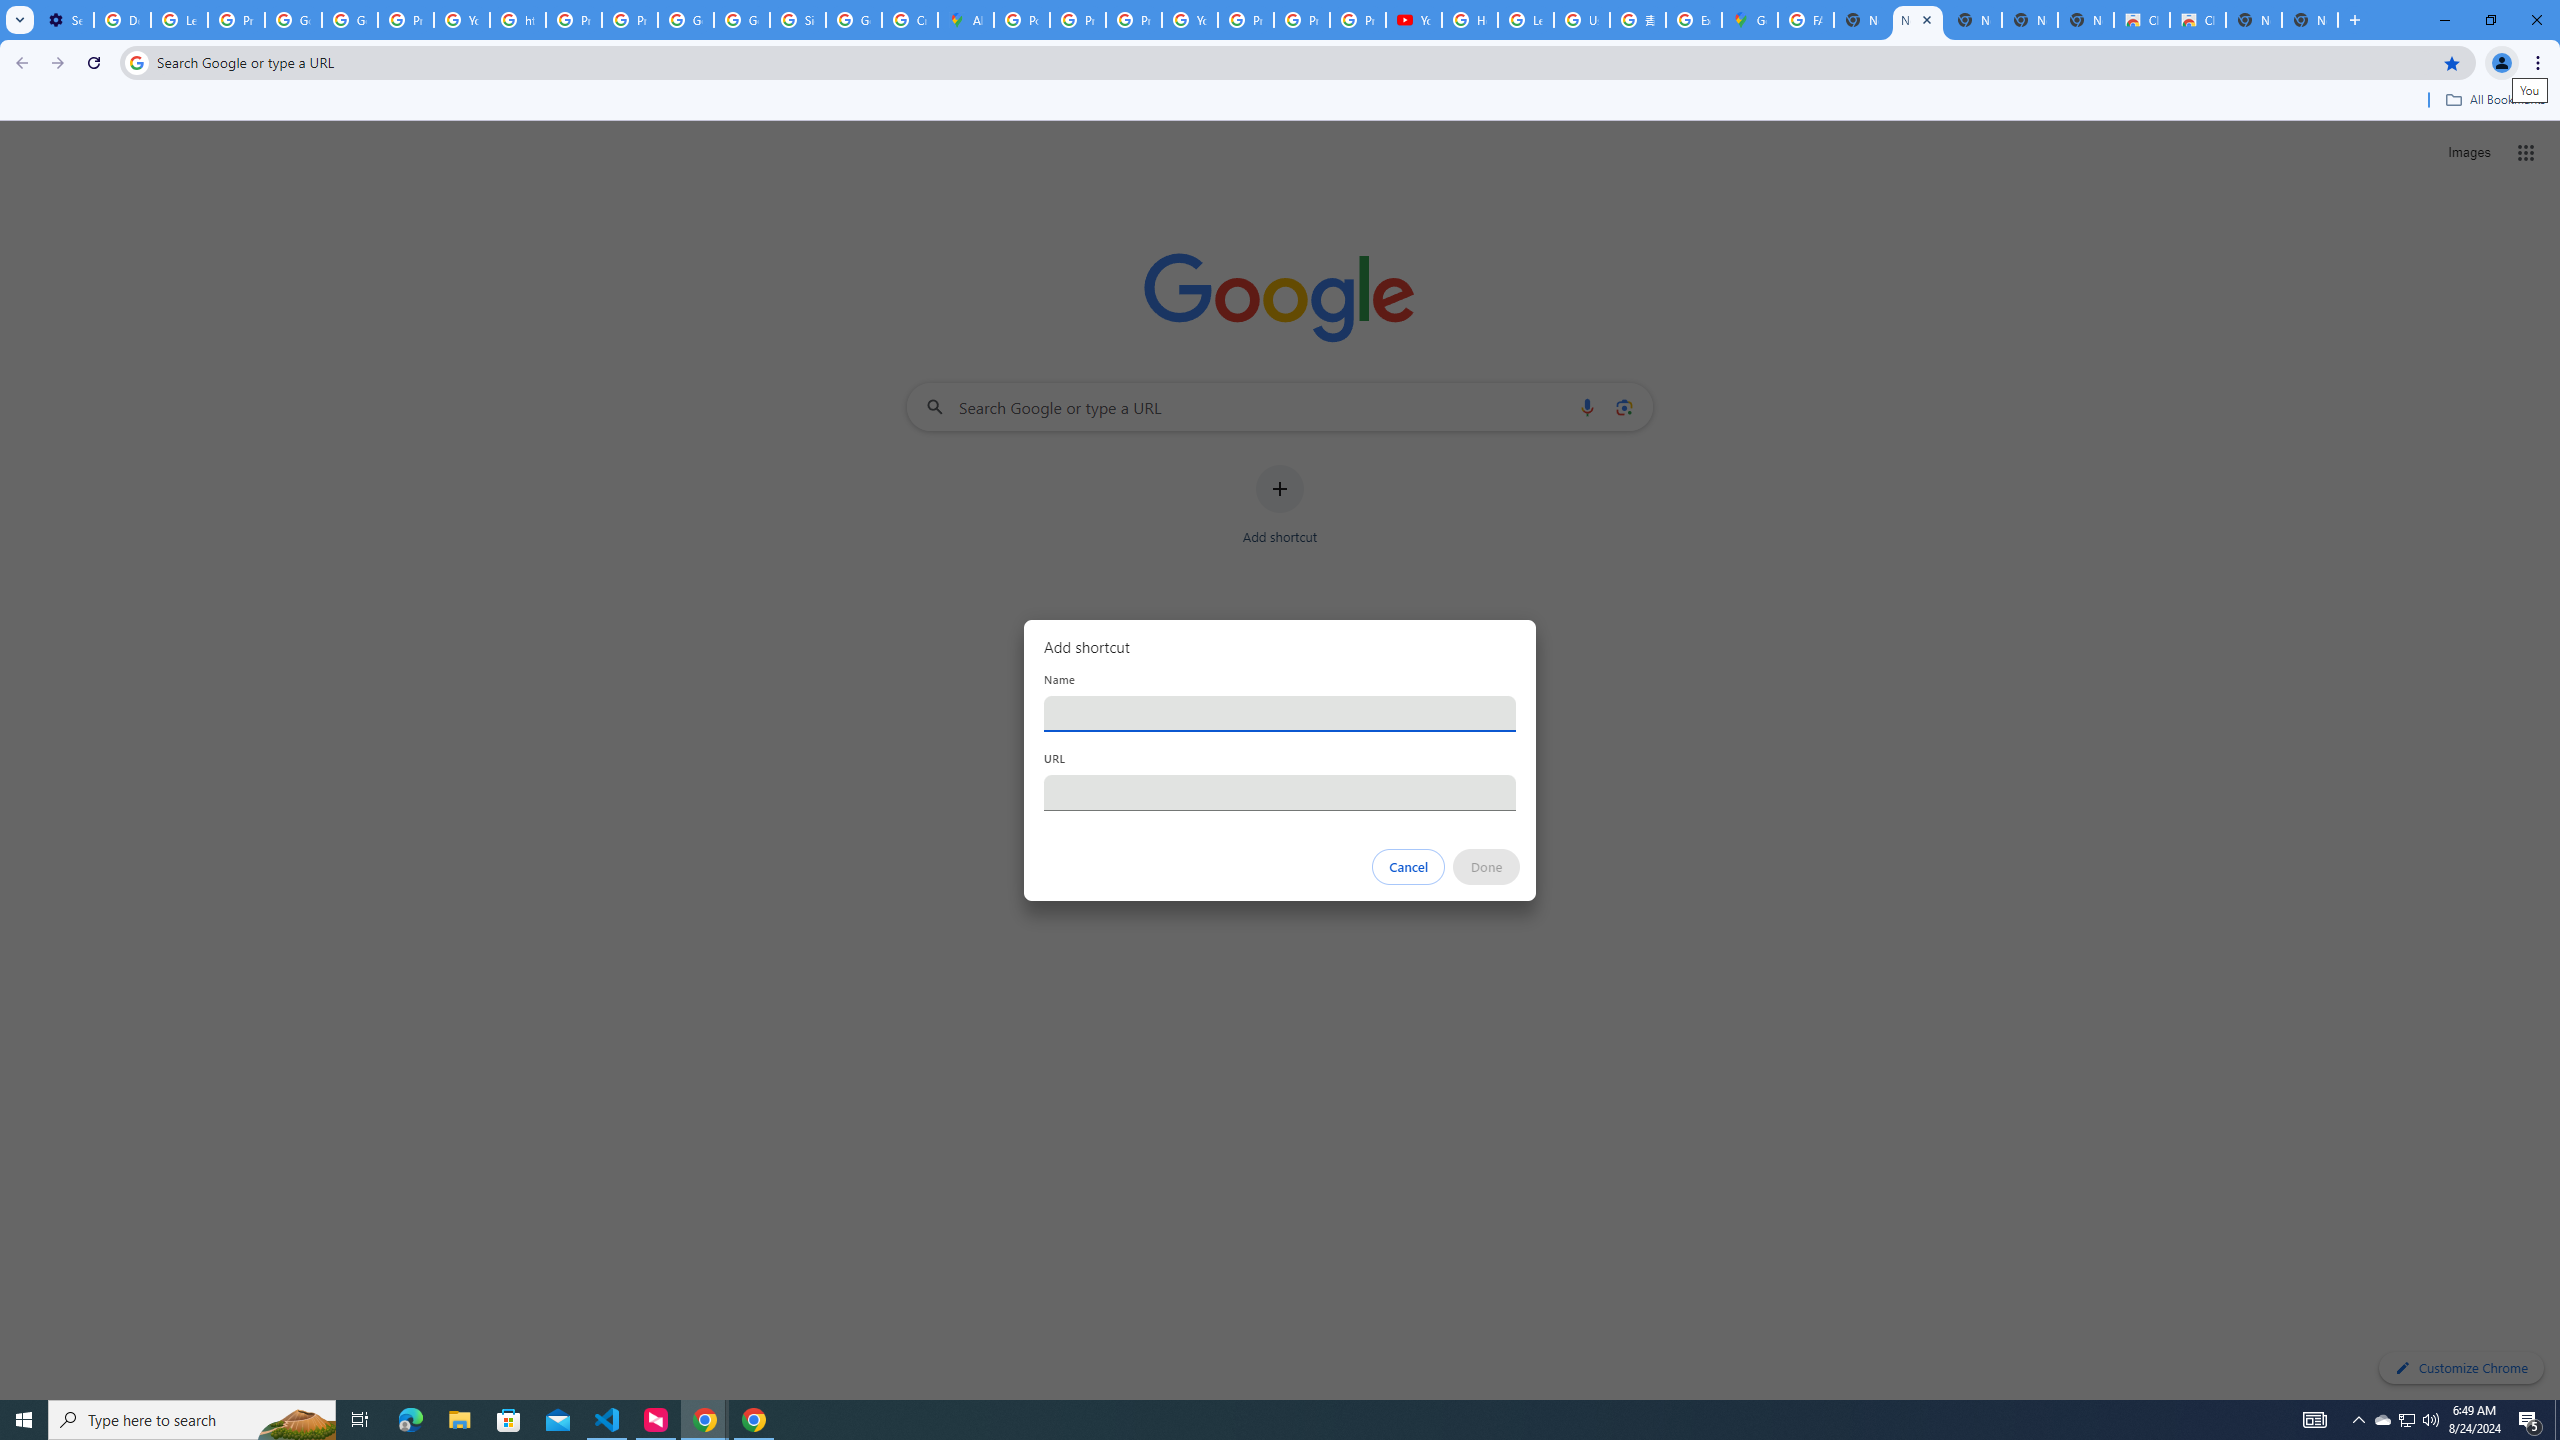 Image resolution: width=2560 pixels, height=1440 pixels. What do you see at coordinates (1079, 19) in the screenshot?
I see `'Privacy Help Center - Policies Help'` at bounding box center [1079, 19].